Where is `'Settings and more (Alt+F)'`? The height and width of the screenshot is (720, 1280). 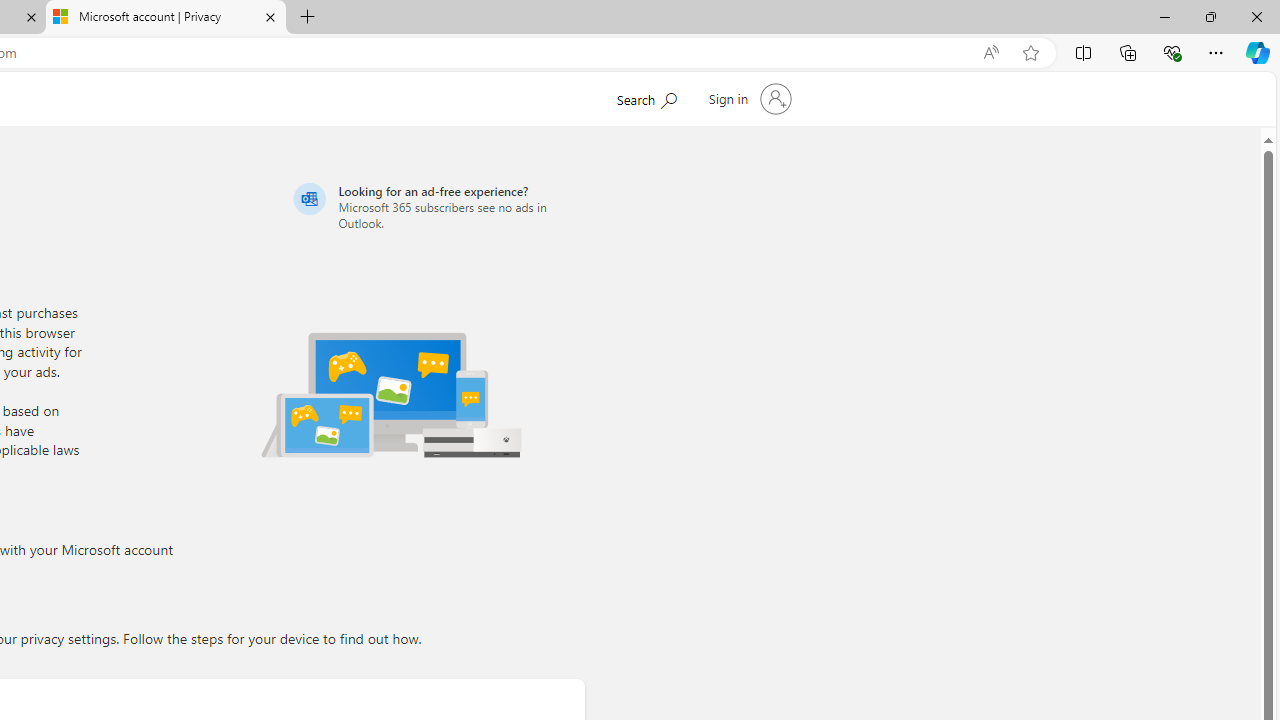 'Settings and more (Alt+F)' is located at coordinates (1215, 51).